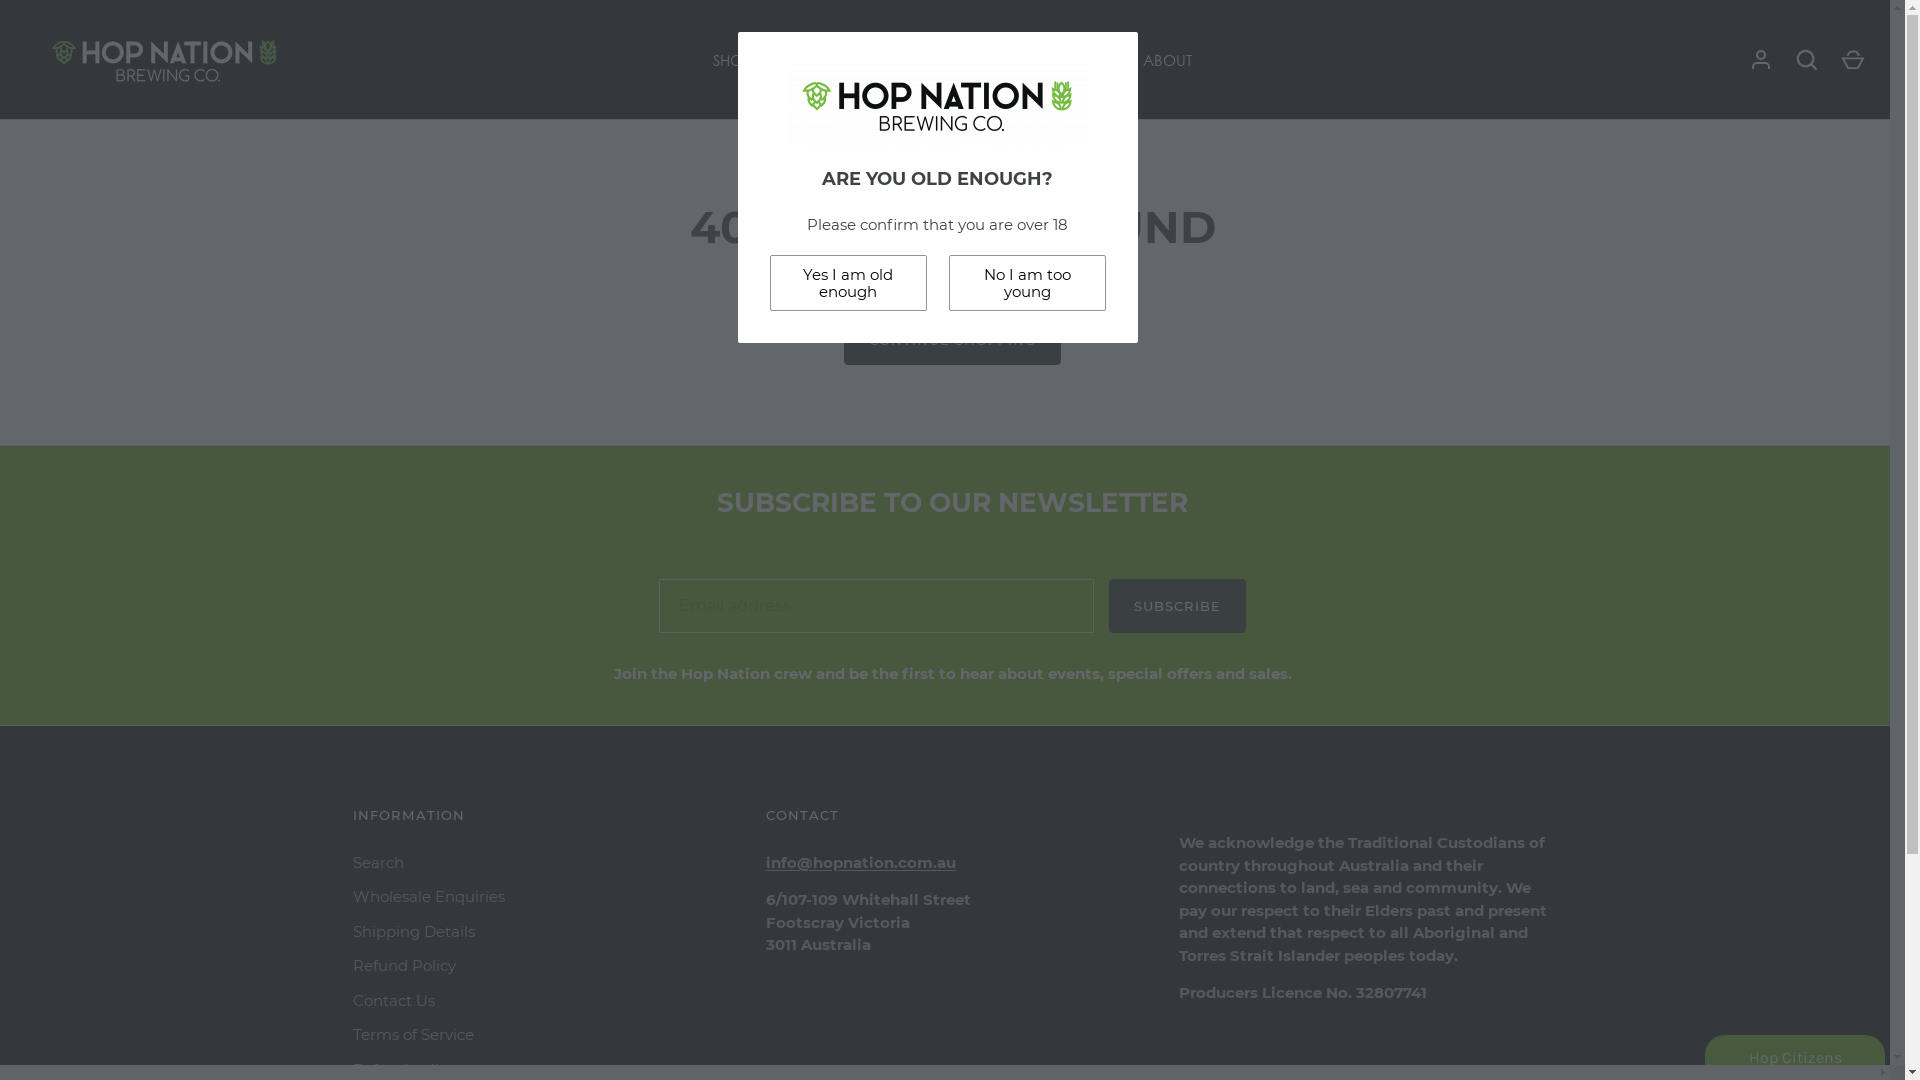 The height and width of the screenshot is (1080, 1920). I want to click on 'TAPROOM', so click(969, 59).